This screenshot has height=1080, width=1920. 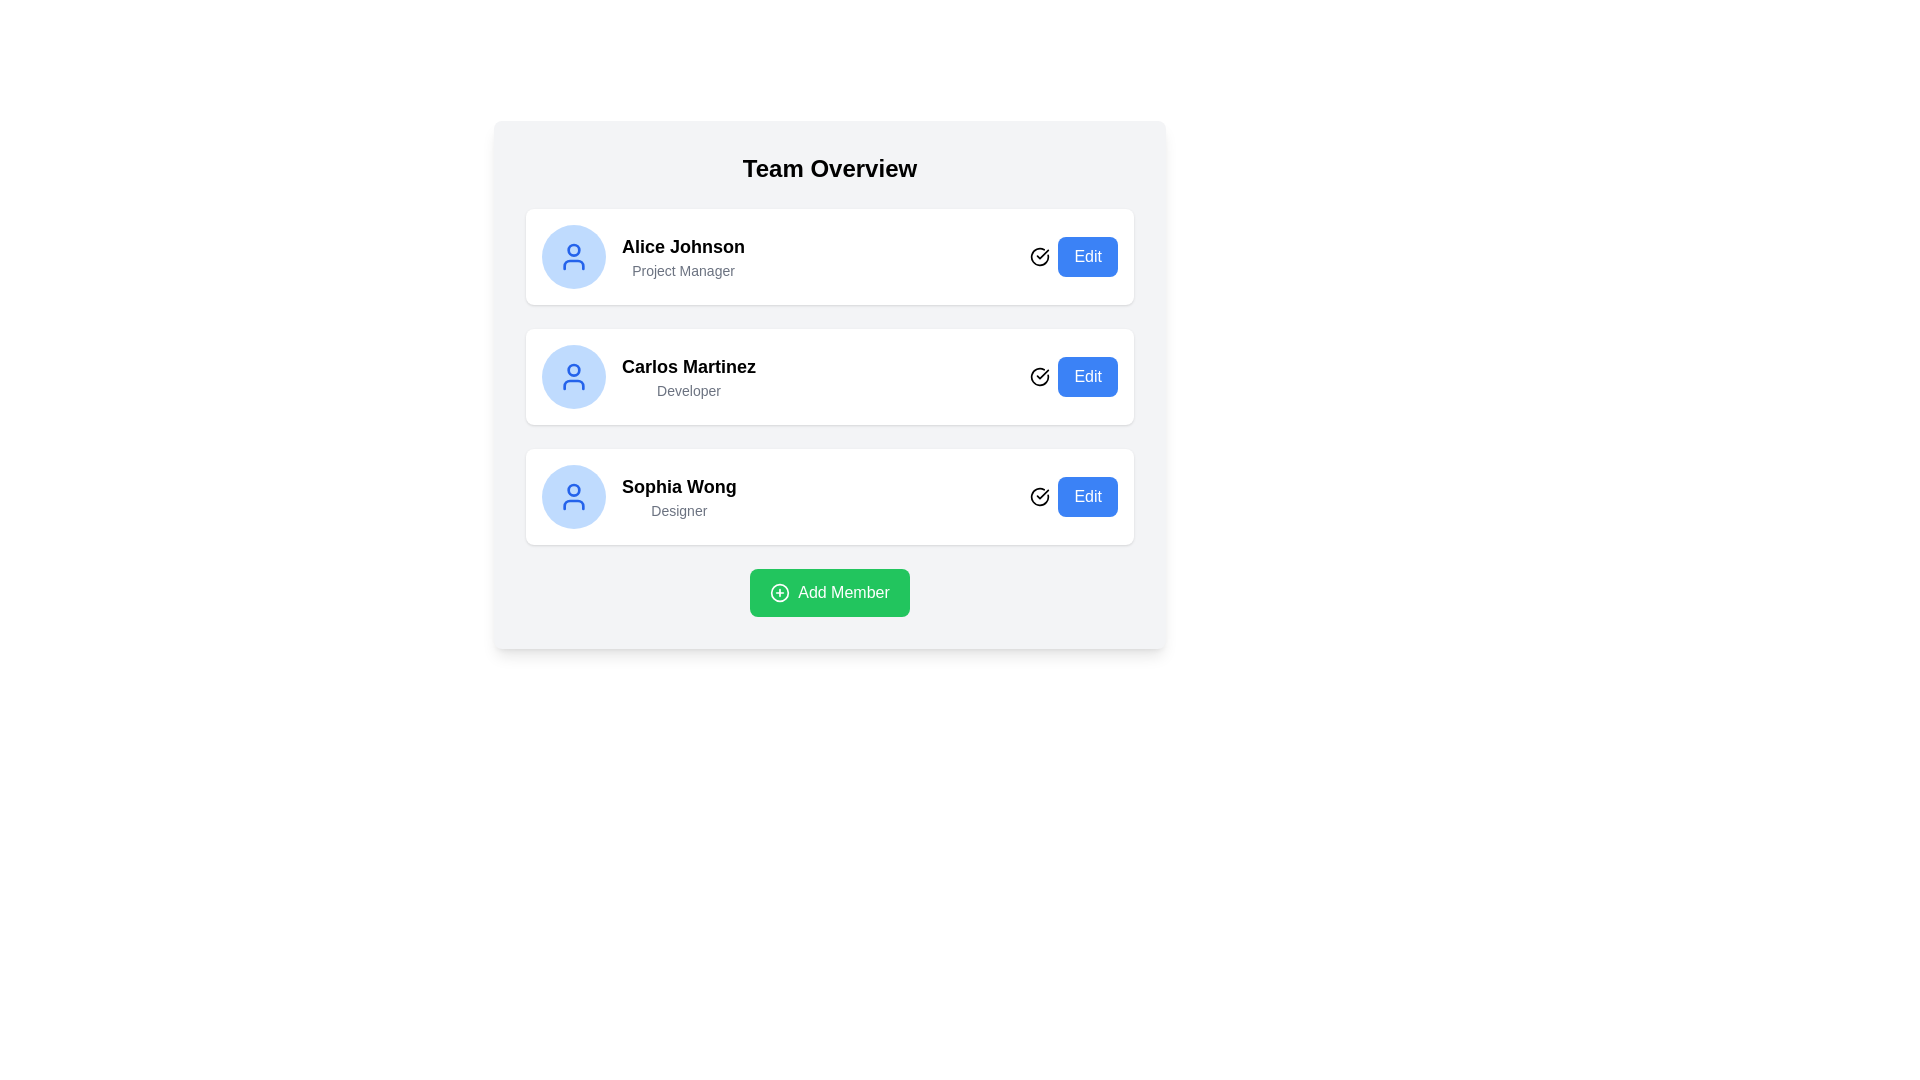 What do you see at coordinates (683, 270) in the screenshot?
I see `the static text label that describes the role of the individual in the team member card, positioned below the title 'Alice Johnson'` at bounding box center [683, 270].